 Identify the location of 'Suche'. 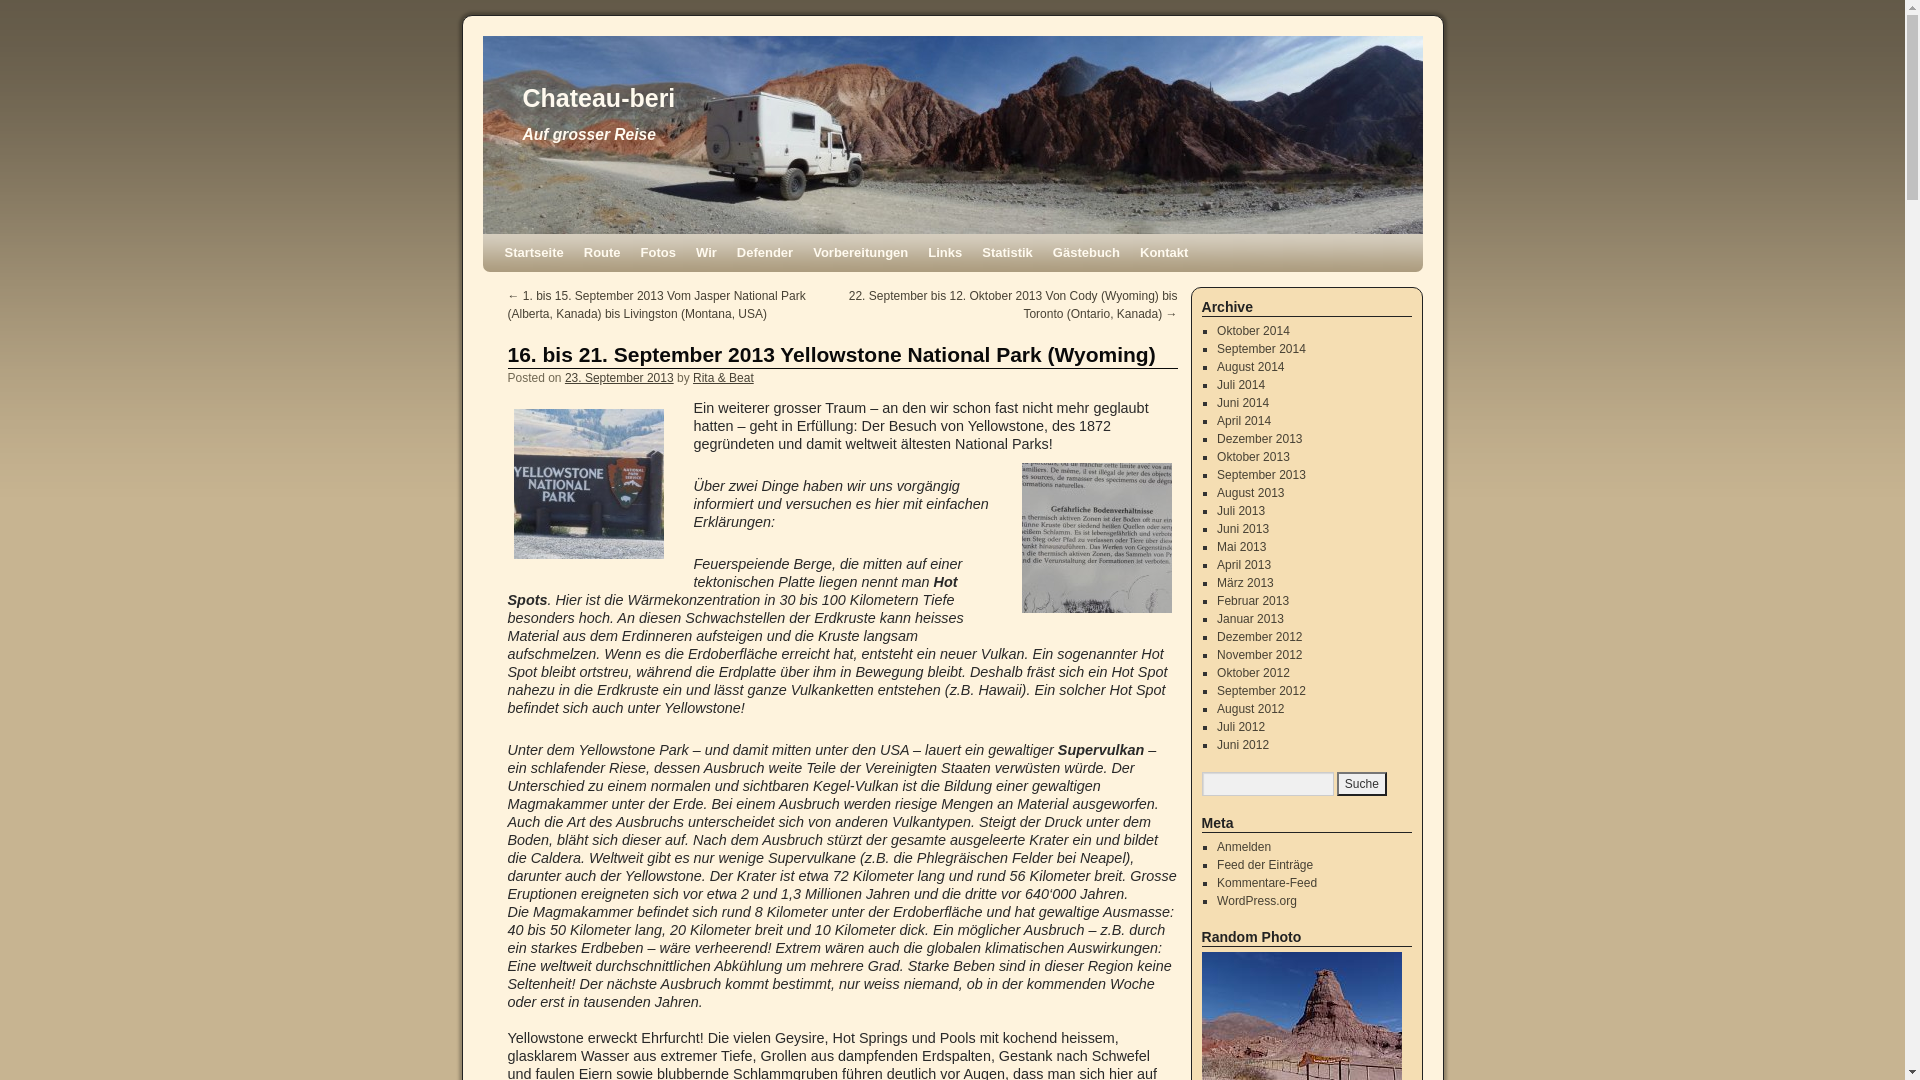
(1361, 782).